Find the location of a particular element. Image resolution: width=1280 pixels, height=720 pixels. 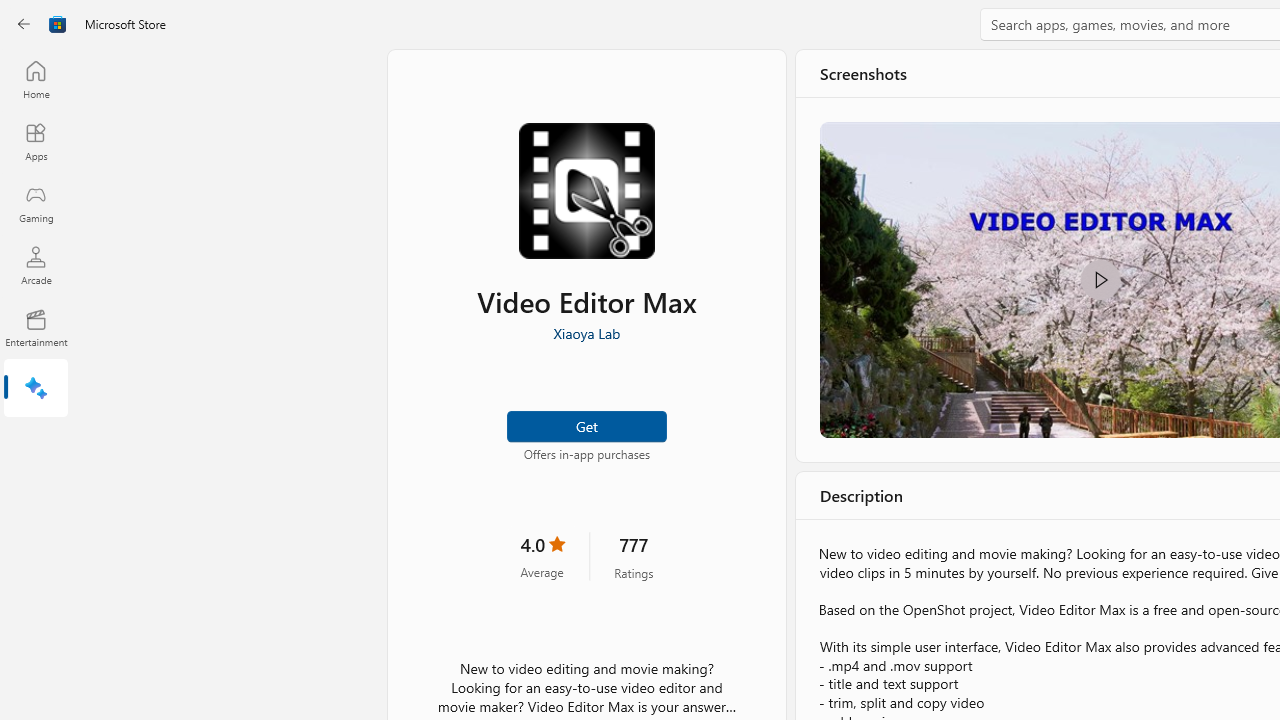

'Arcade' is located at coordinates (35, 264).